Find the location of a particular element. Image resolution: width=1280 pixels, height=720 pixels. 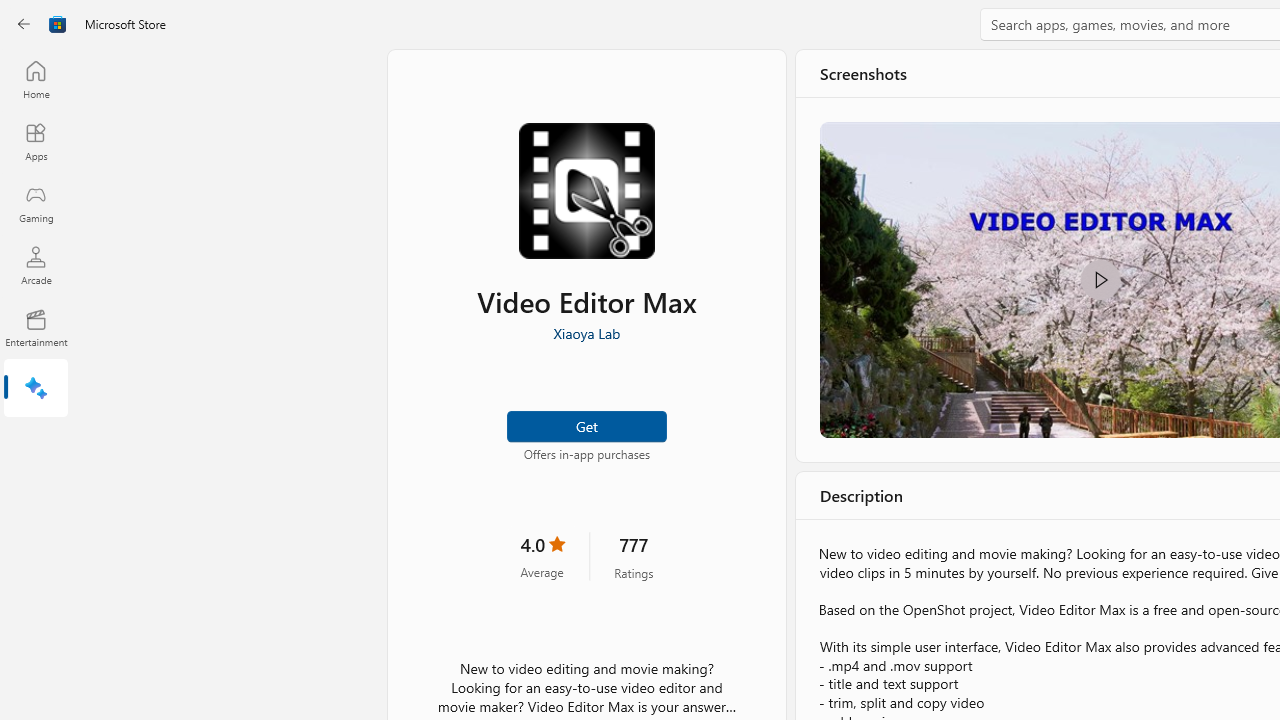

'Arcade' is located at coordinates (35, 264).